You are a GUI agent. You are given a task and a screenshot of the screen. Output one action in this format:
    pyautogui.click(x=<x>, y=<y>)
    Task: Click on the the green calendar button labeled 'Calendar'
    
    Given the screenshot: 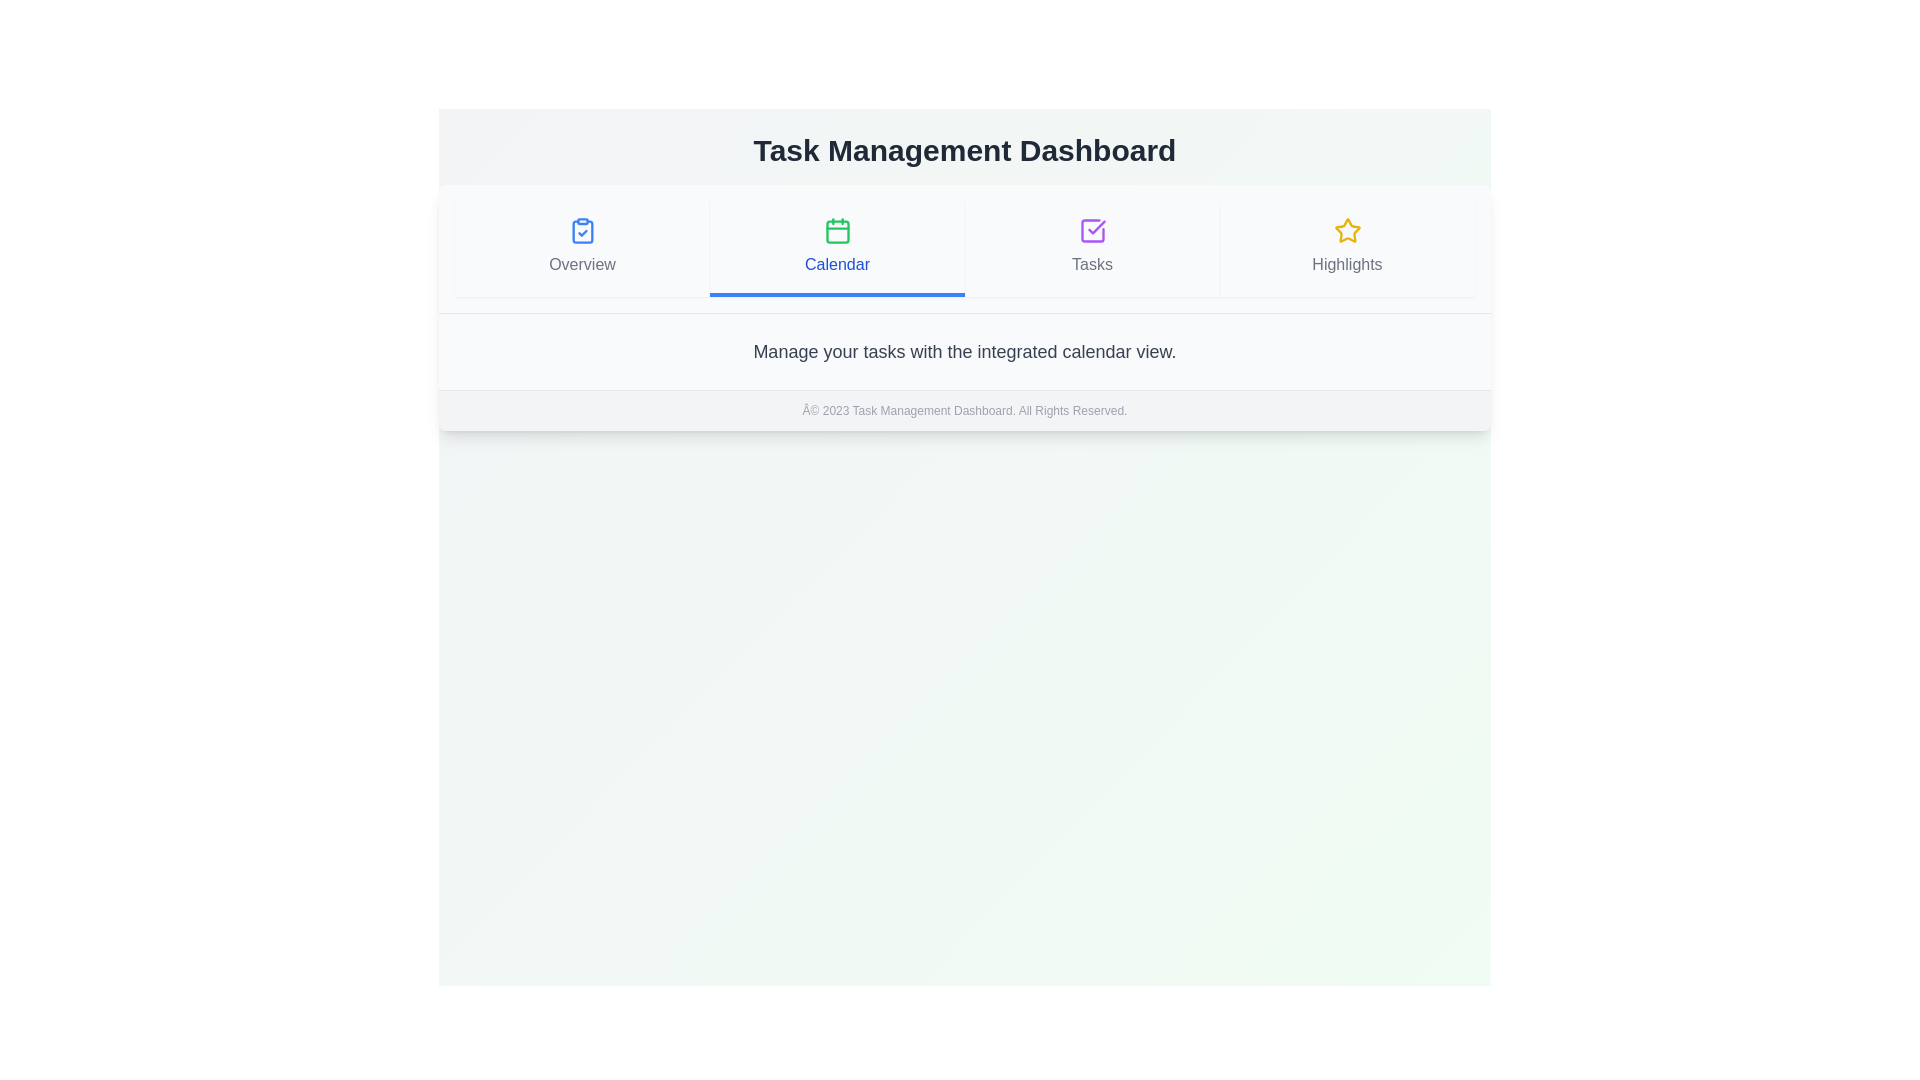 What is the action you would take?
    pyautogui.click(x=837, y=245)
    